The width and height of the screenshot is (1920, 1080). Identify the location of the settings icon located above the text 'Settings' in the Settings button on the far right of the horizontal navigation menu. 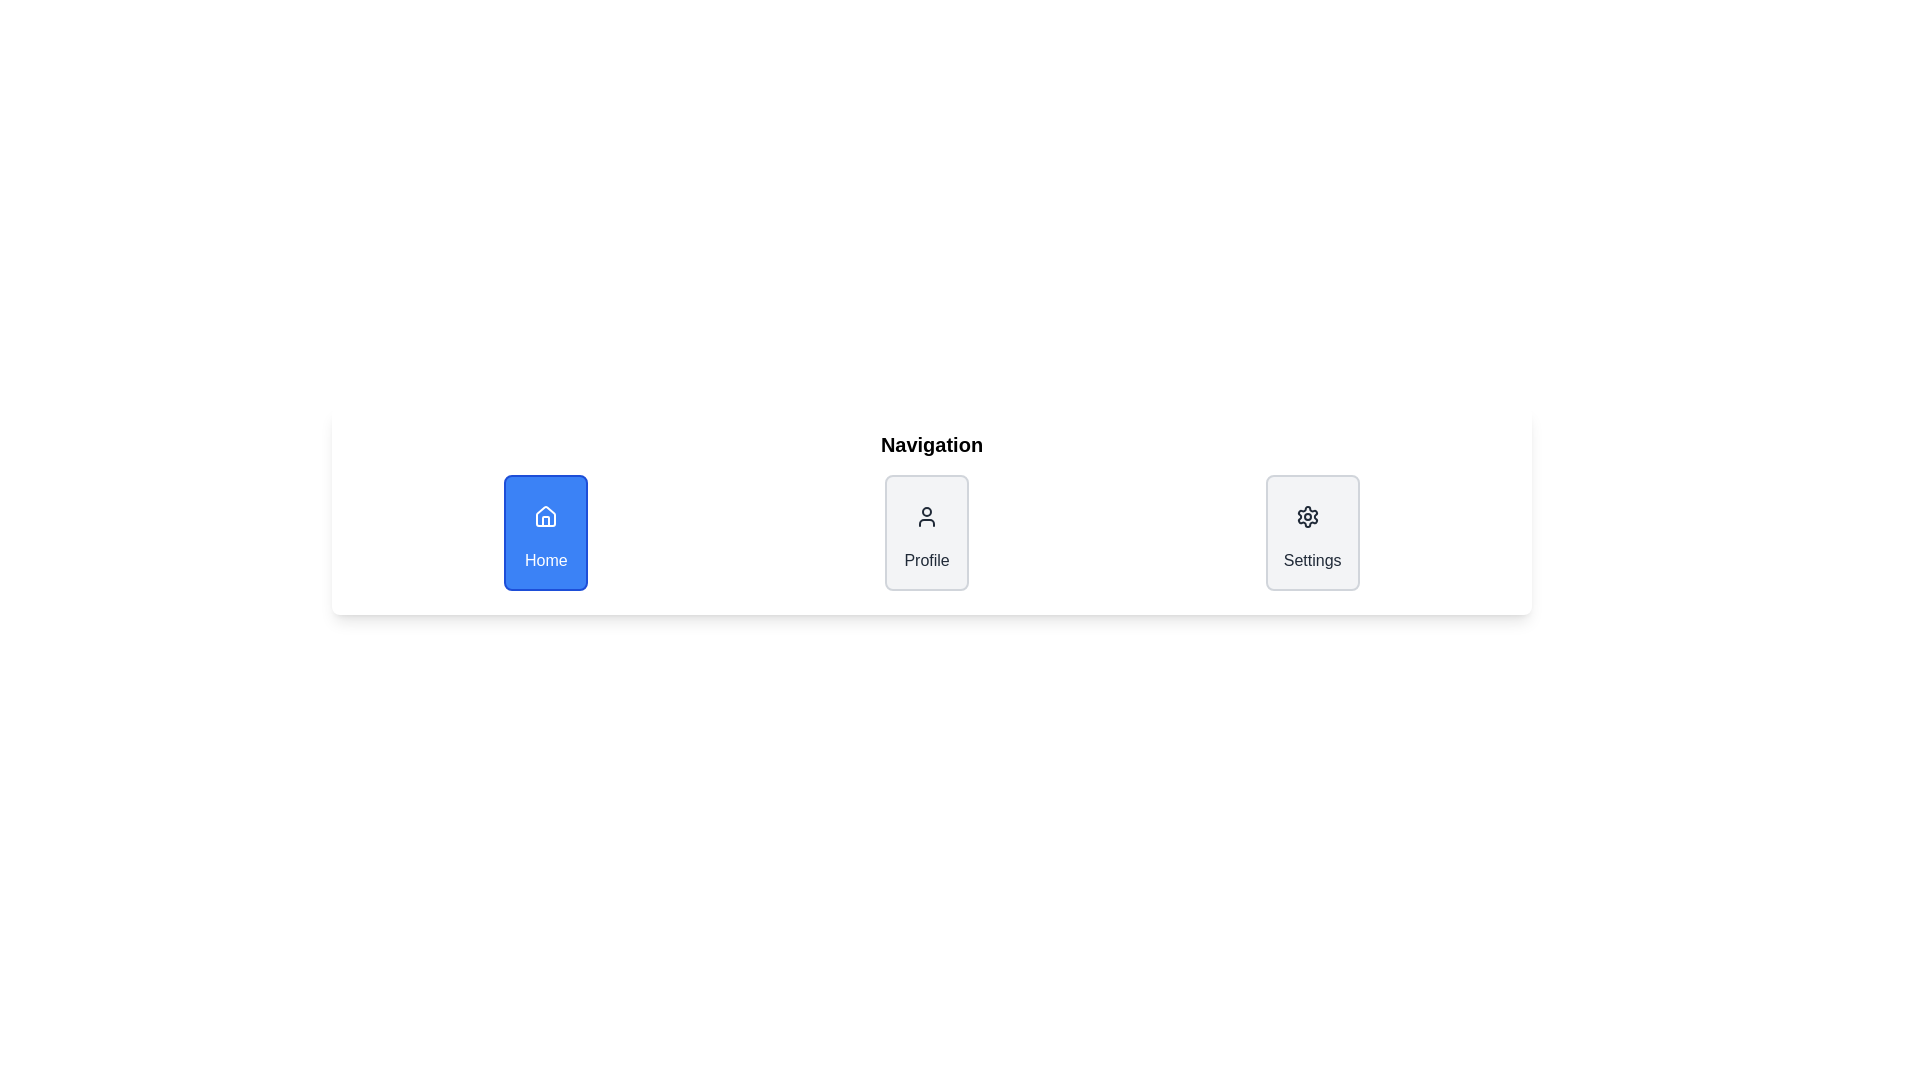
(1307, 515).